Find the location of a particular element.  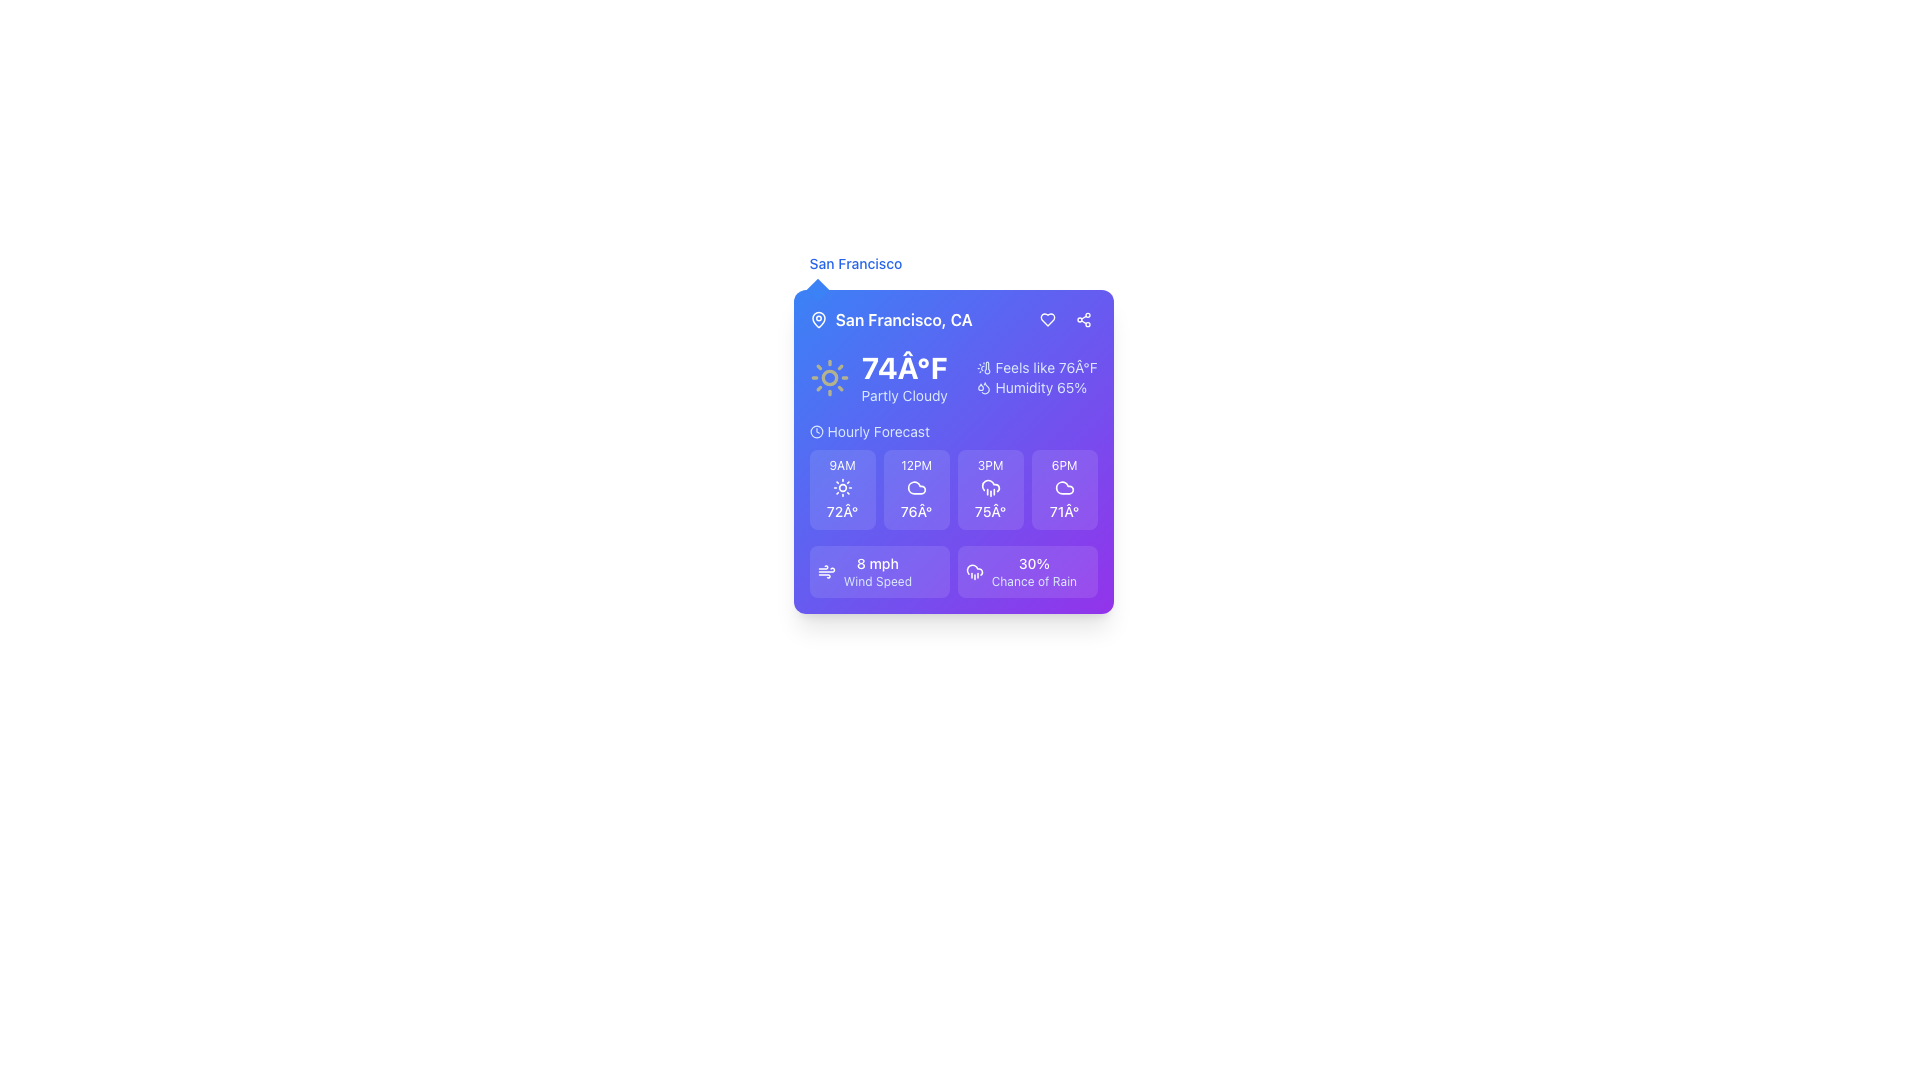

the temperature text indicating the forecast for 6PM, which is located in the bottom section of a rounded card under a cloud icon is located at coordinates (1063, 511).